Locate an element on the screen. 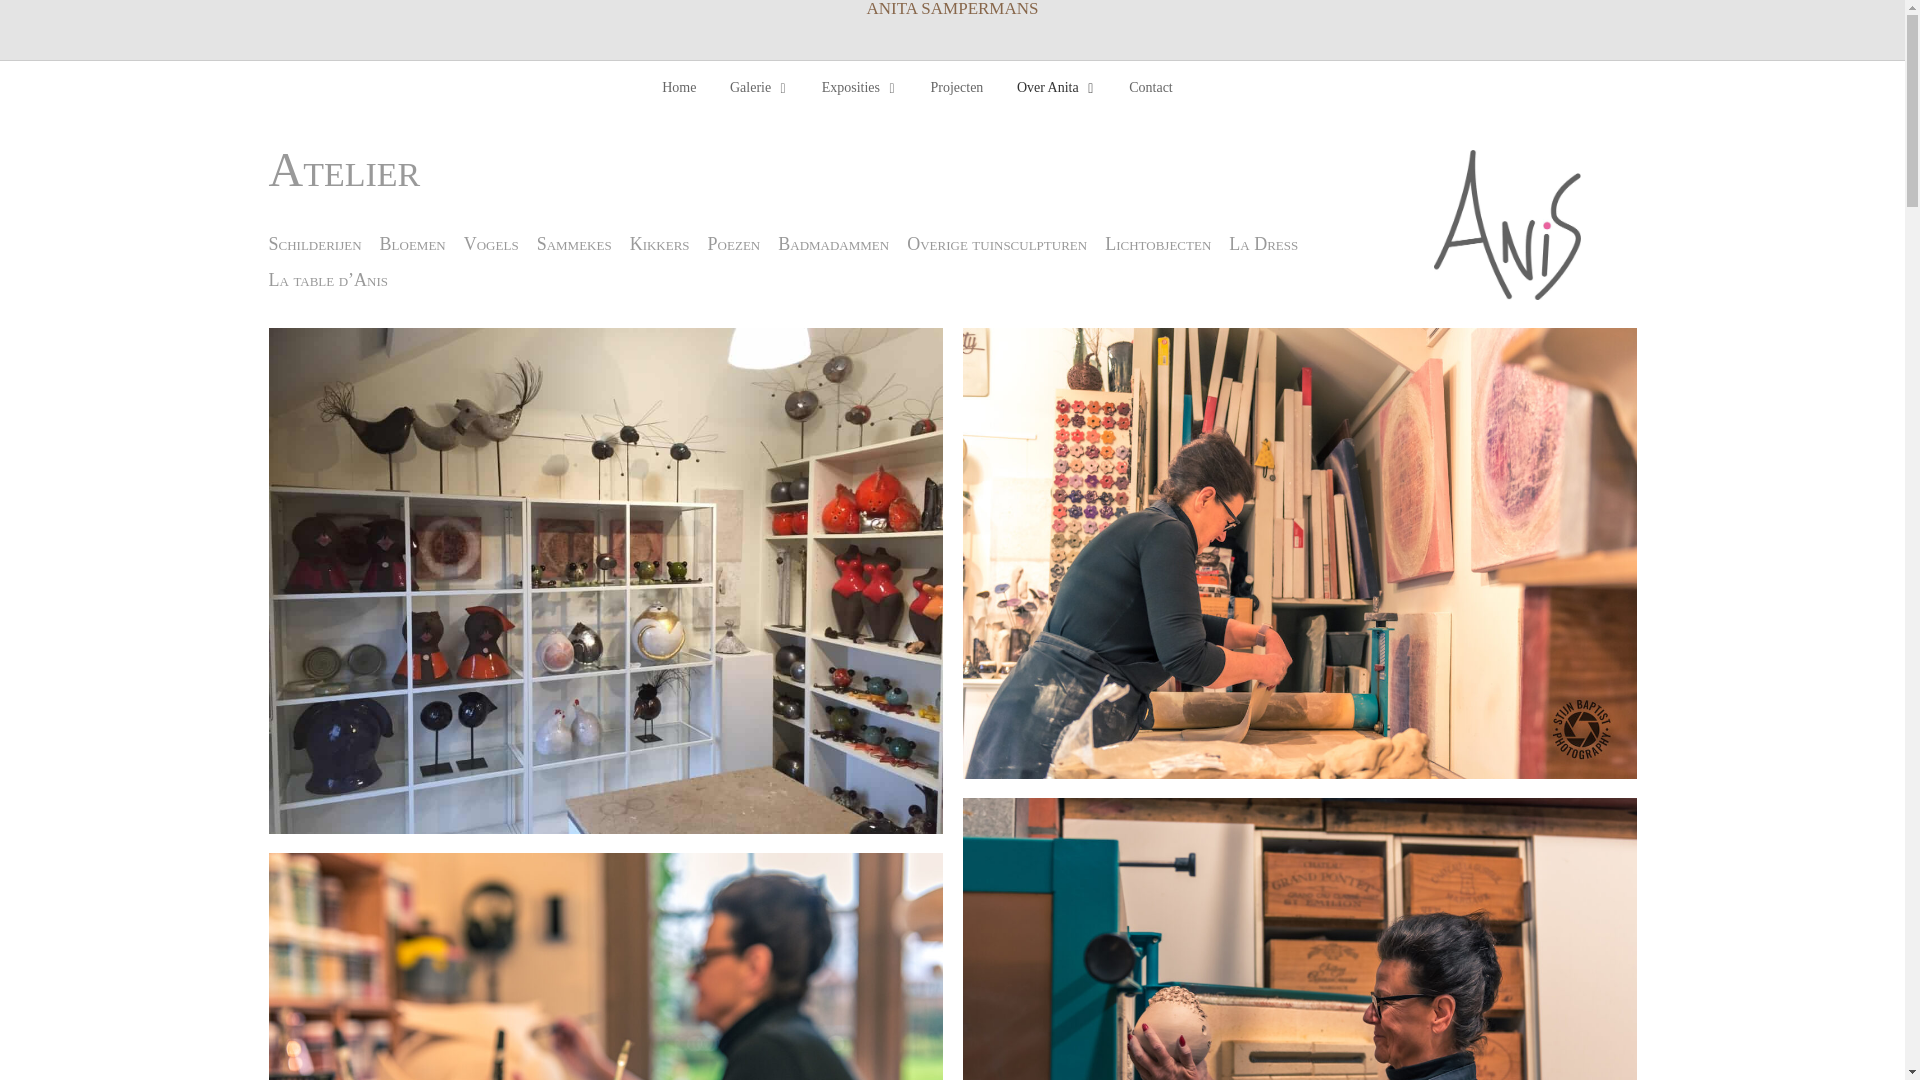 Image resolution: width=1920 pixels, height=1080 pixels. 'Poezen' is located at coordinates (733, 242).